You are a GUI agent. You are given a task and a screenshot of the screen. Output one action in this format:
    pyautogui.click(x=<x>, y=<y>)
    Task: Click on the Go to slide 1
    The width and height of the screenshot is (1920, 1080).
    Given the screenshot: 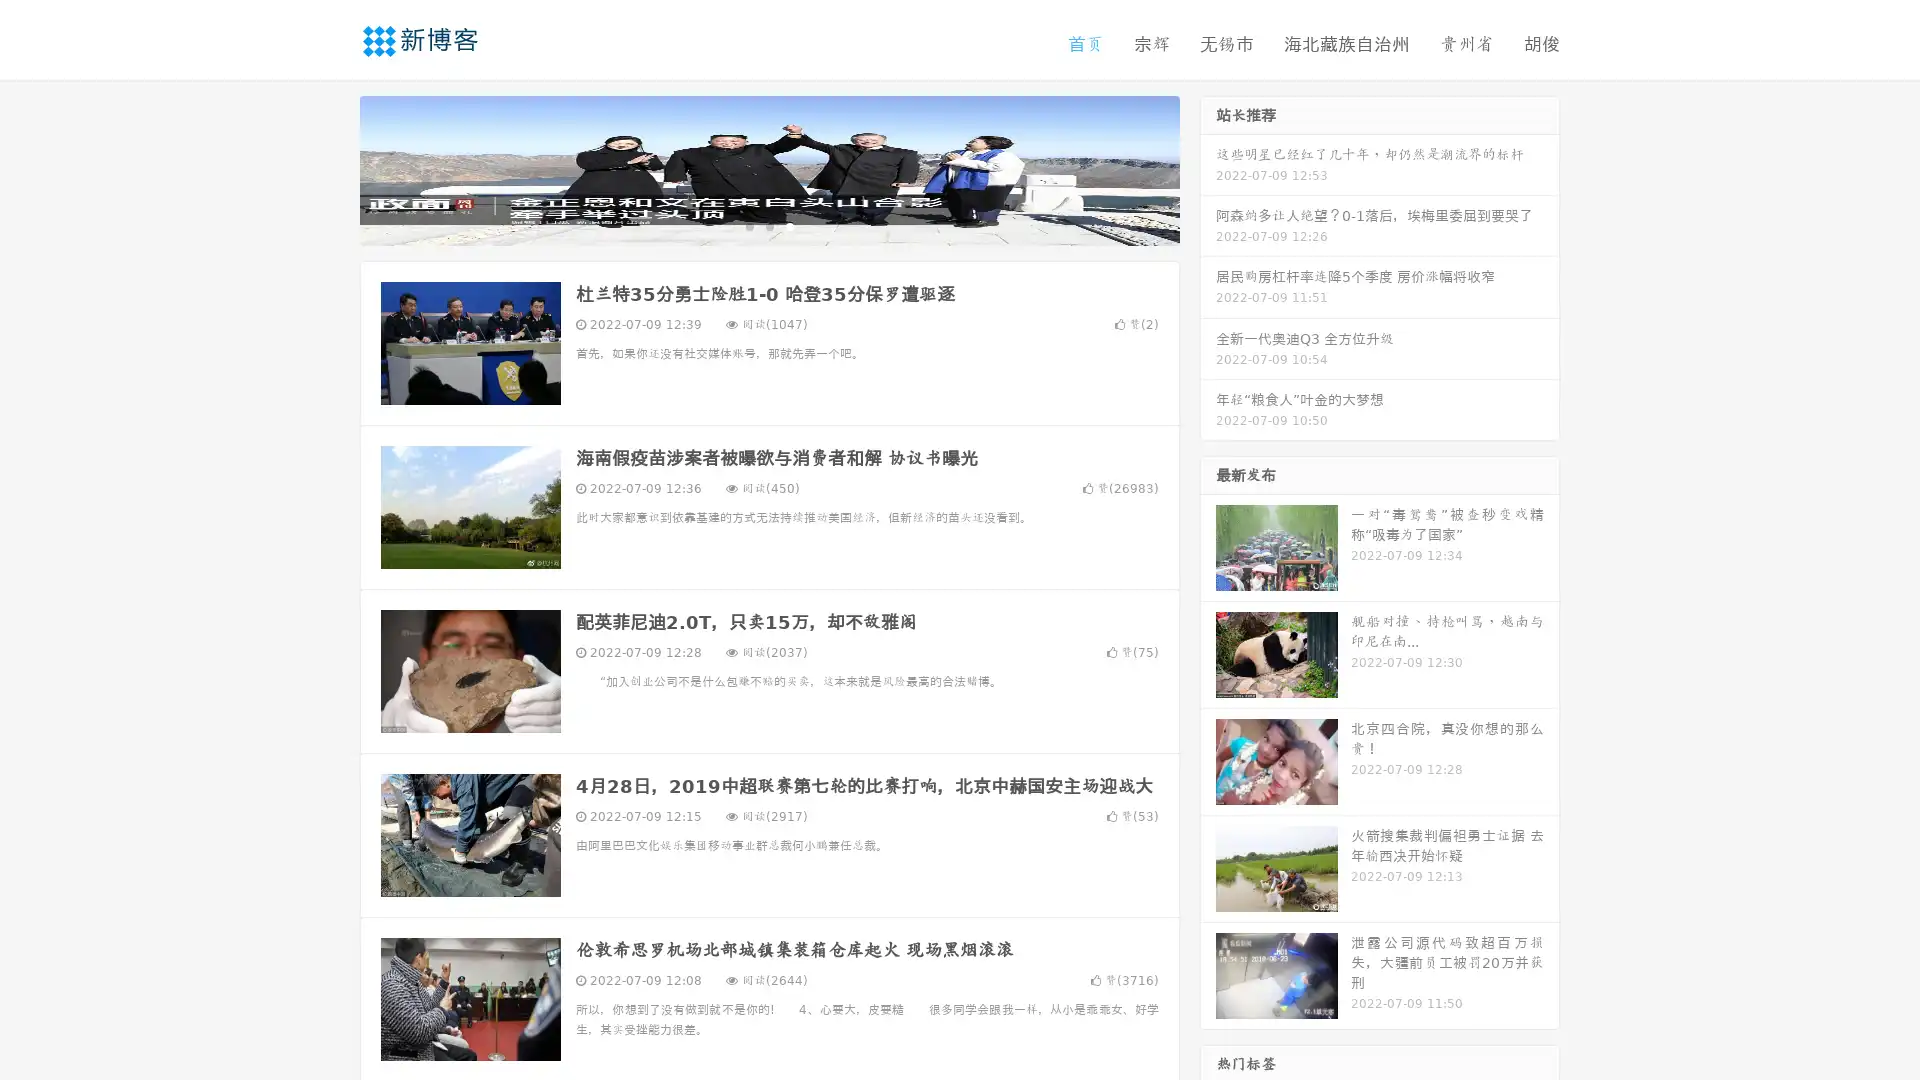 What is the action you would take?
    pyautogui.click(x=748, y=225)
    